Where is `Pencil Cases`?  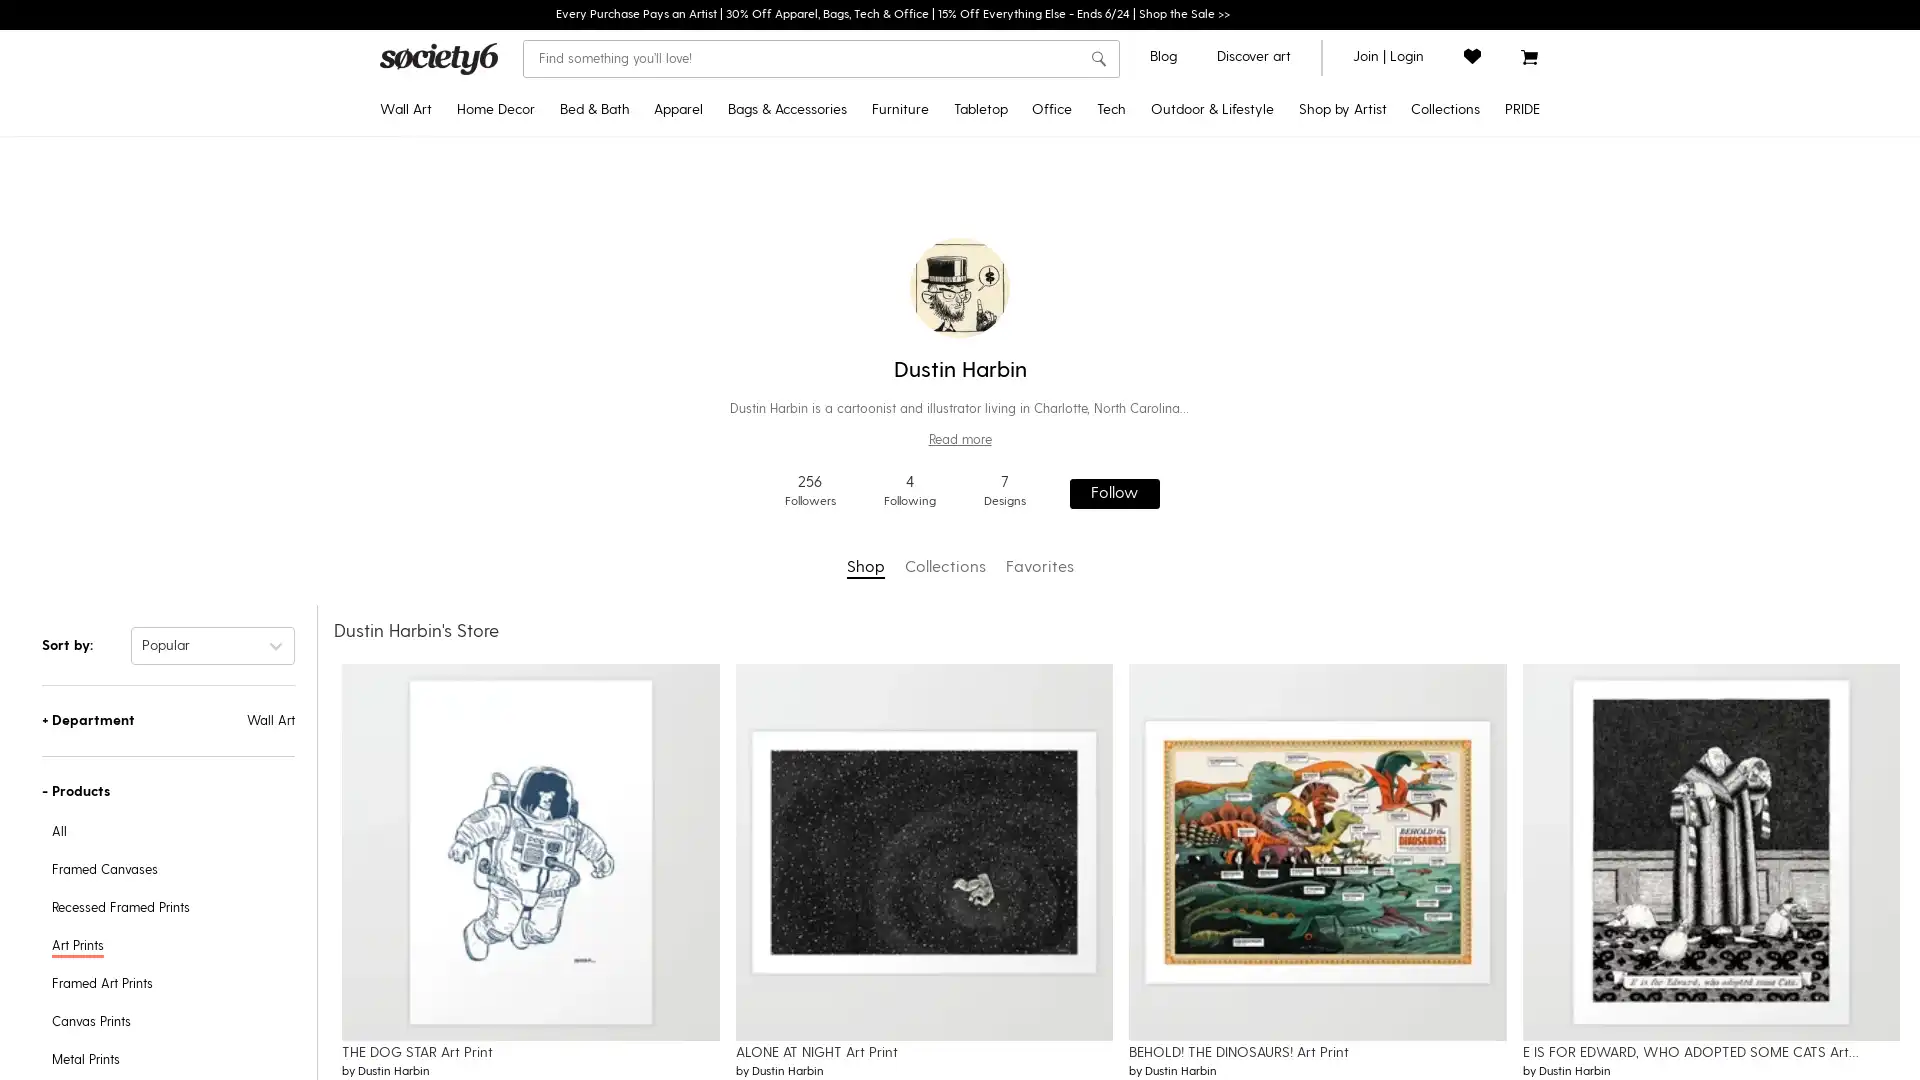
Pencil Cases is located at coordinates (1101, 353).